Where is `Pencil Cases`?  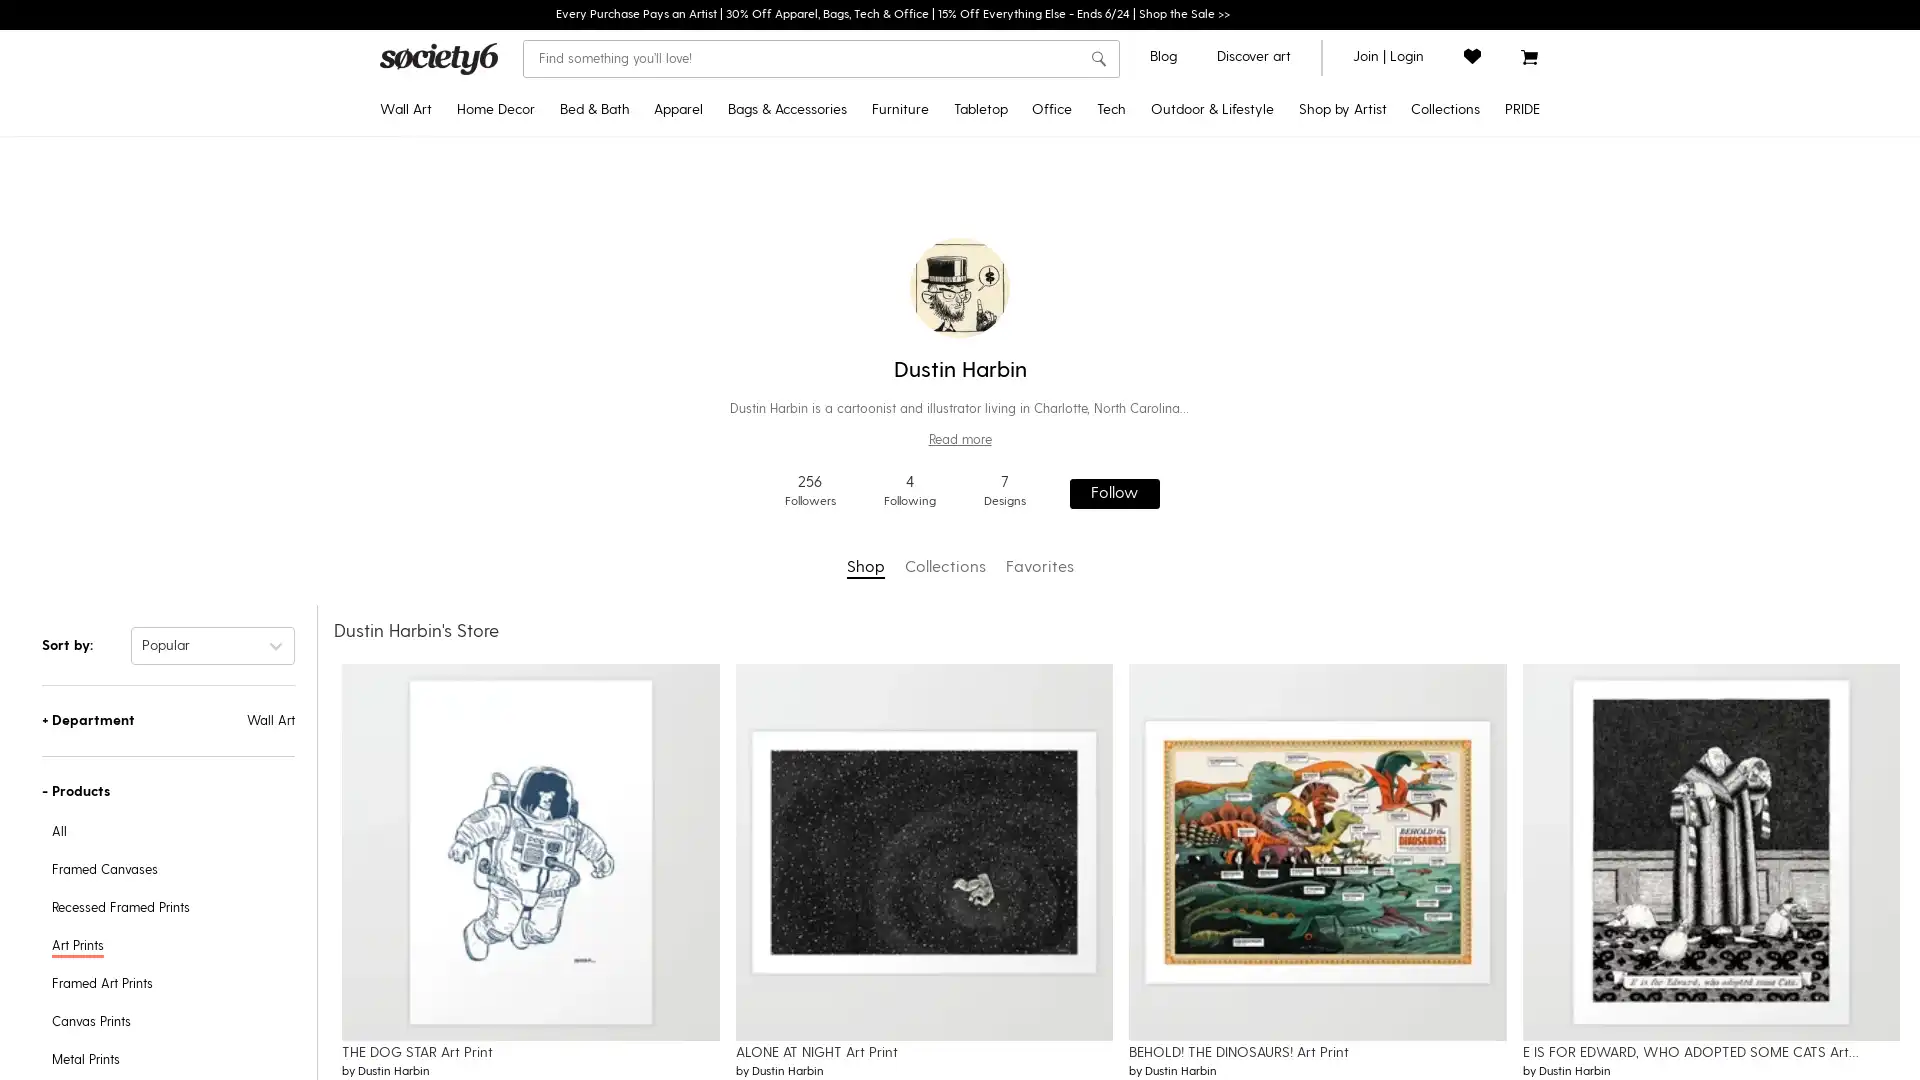
Pencil Cases is located at coordinates (1101, 353).